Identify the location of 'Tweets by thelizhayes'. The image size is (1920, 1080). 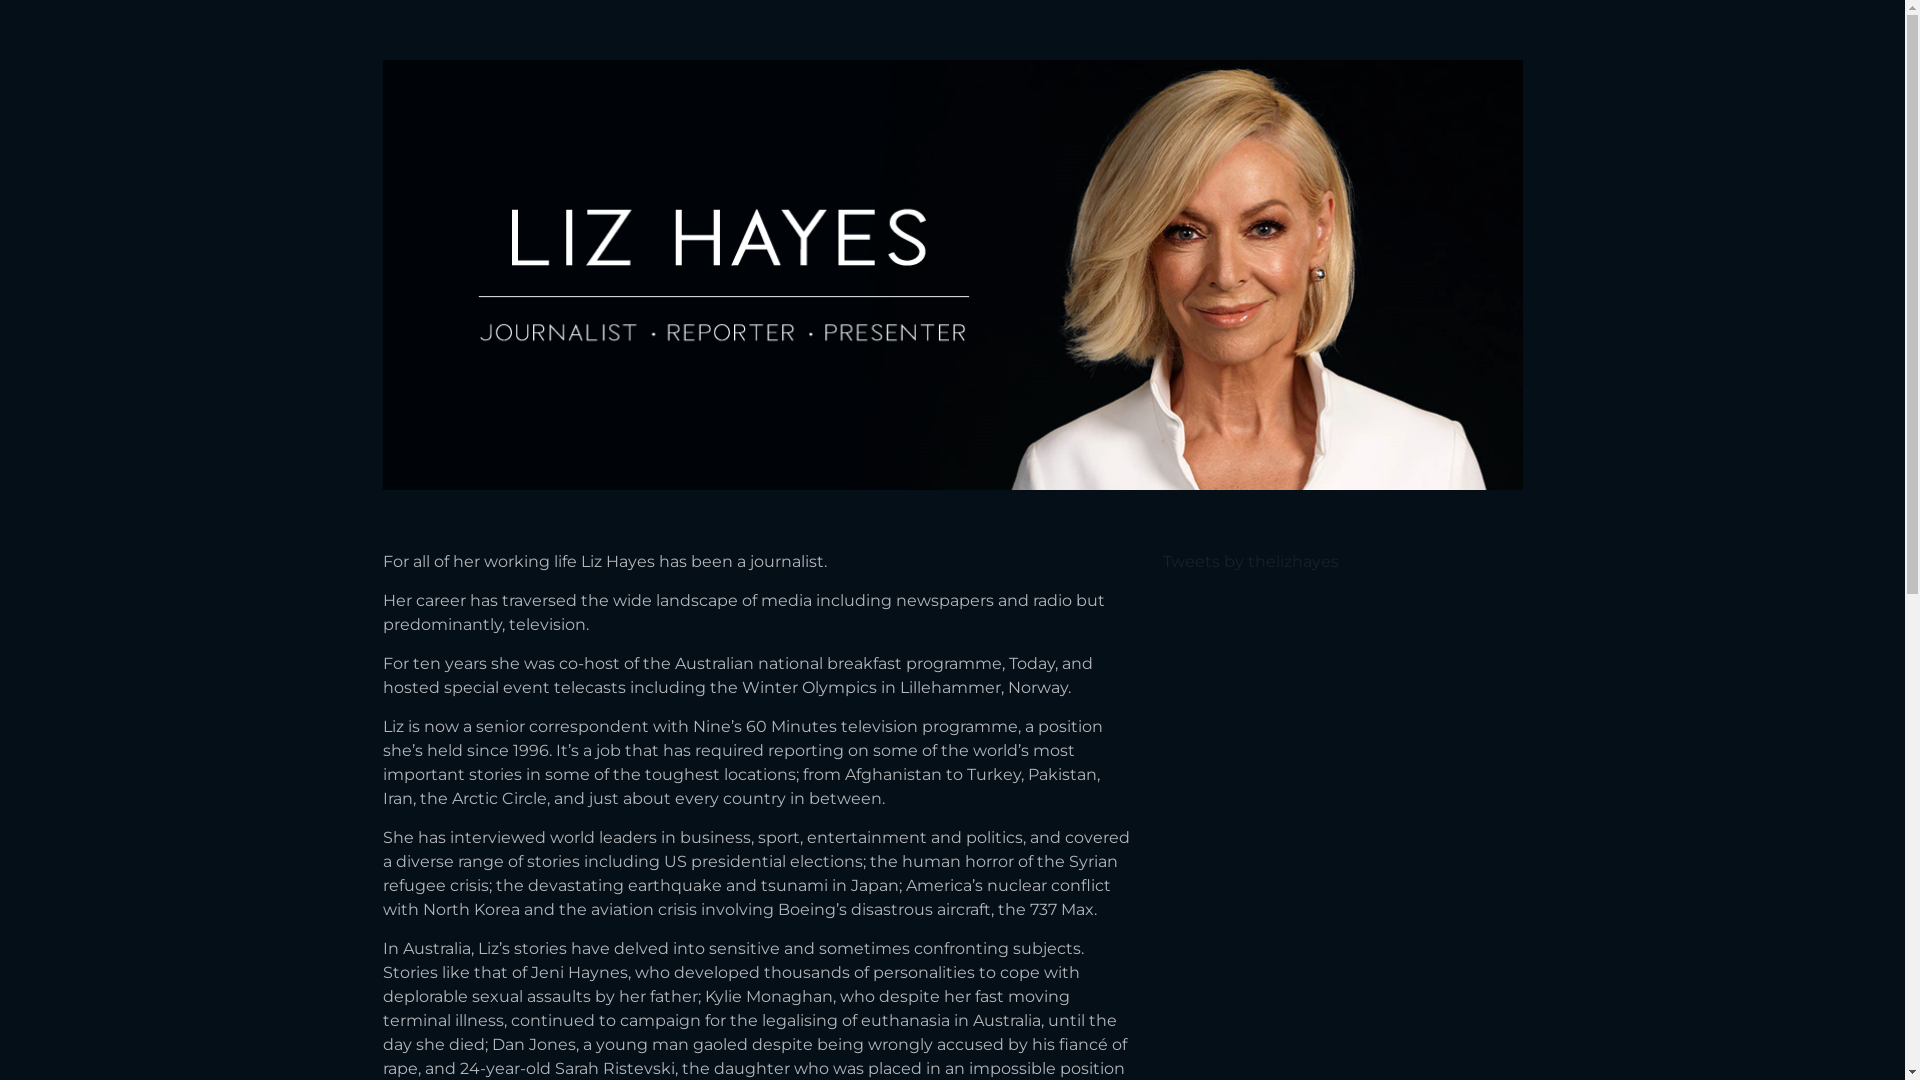
(1248, 561).